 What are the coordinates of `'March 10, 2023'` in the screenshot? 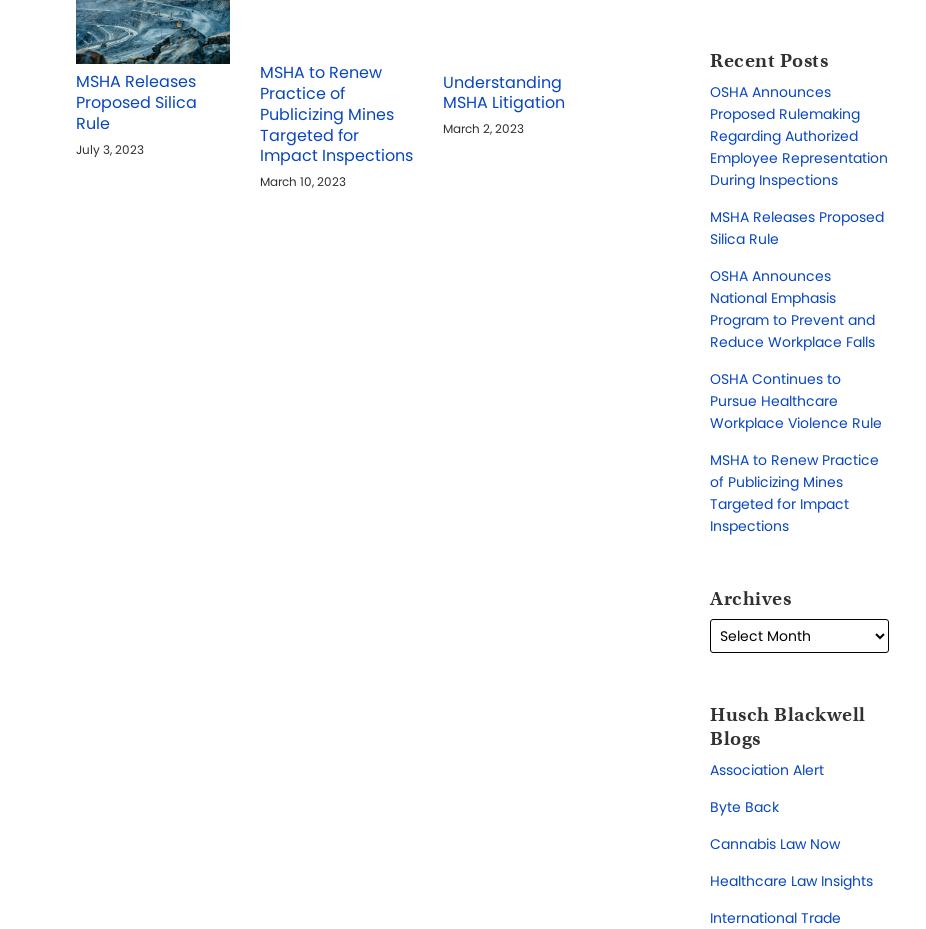 It's located at (301, 181).